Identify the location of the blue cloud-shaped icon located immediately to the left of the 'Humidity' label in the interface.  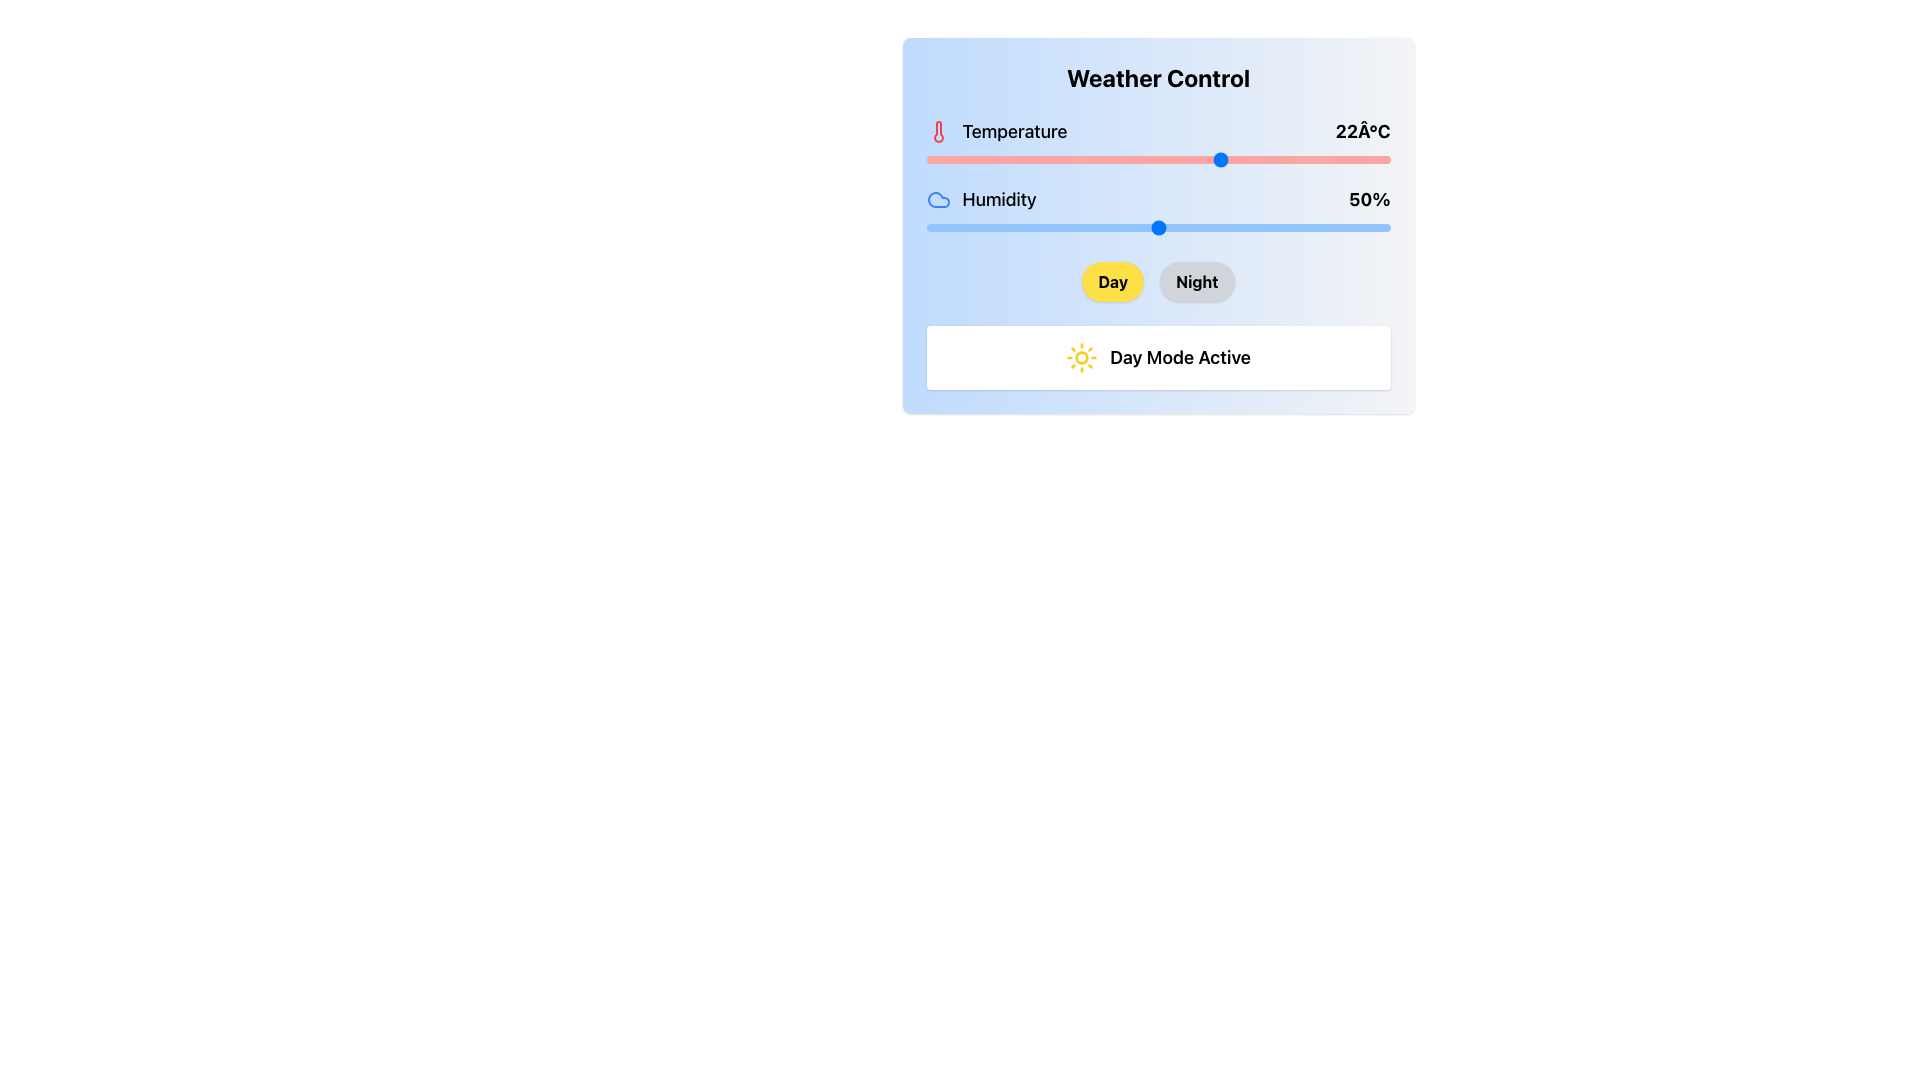
(937, 200).